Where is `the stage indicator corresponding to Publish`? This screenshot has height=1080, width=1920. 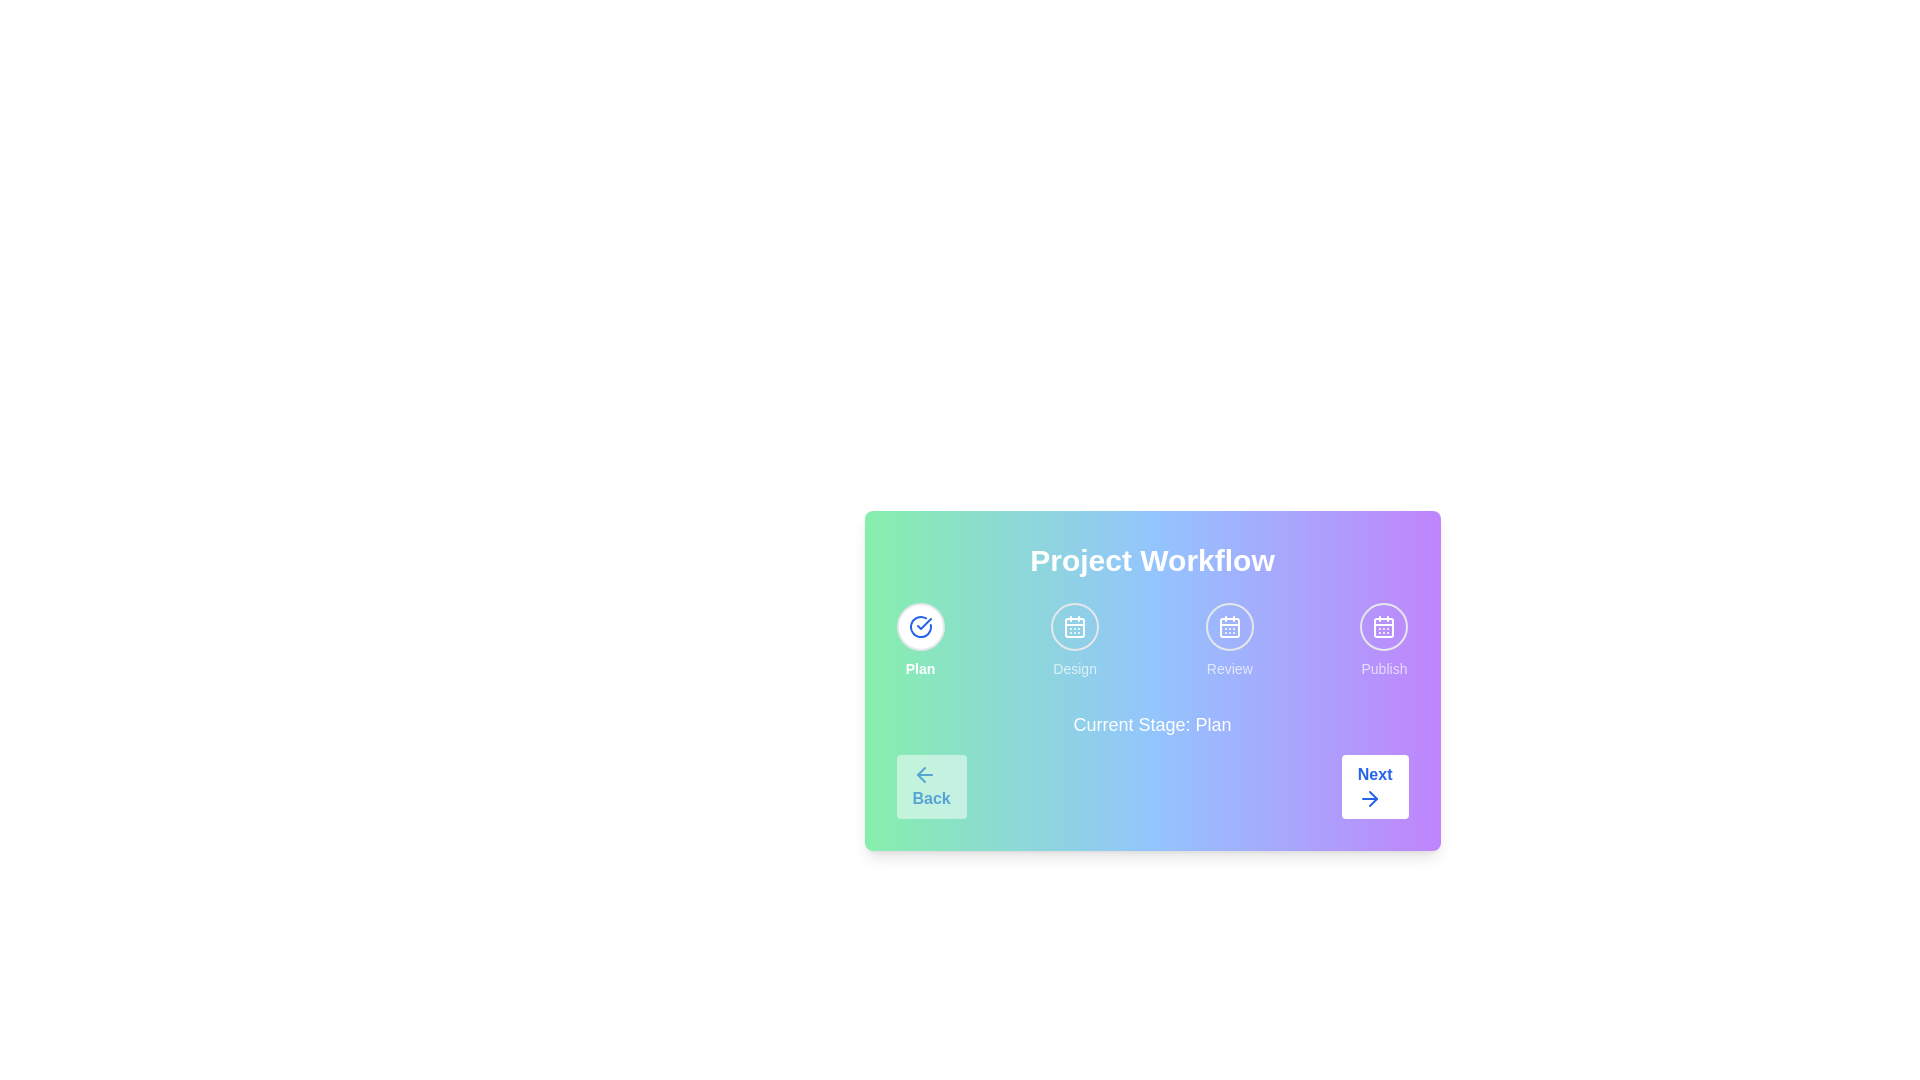
the stage indicator corresponding to Publish is located at coordinates (1383, 626).